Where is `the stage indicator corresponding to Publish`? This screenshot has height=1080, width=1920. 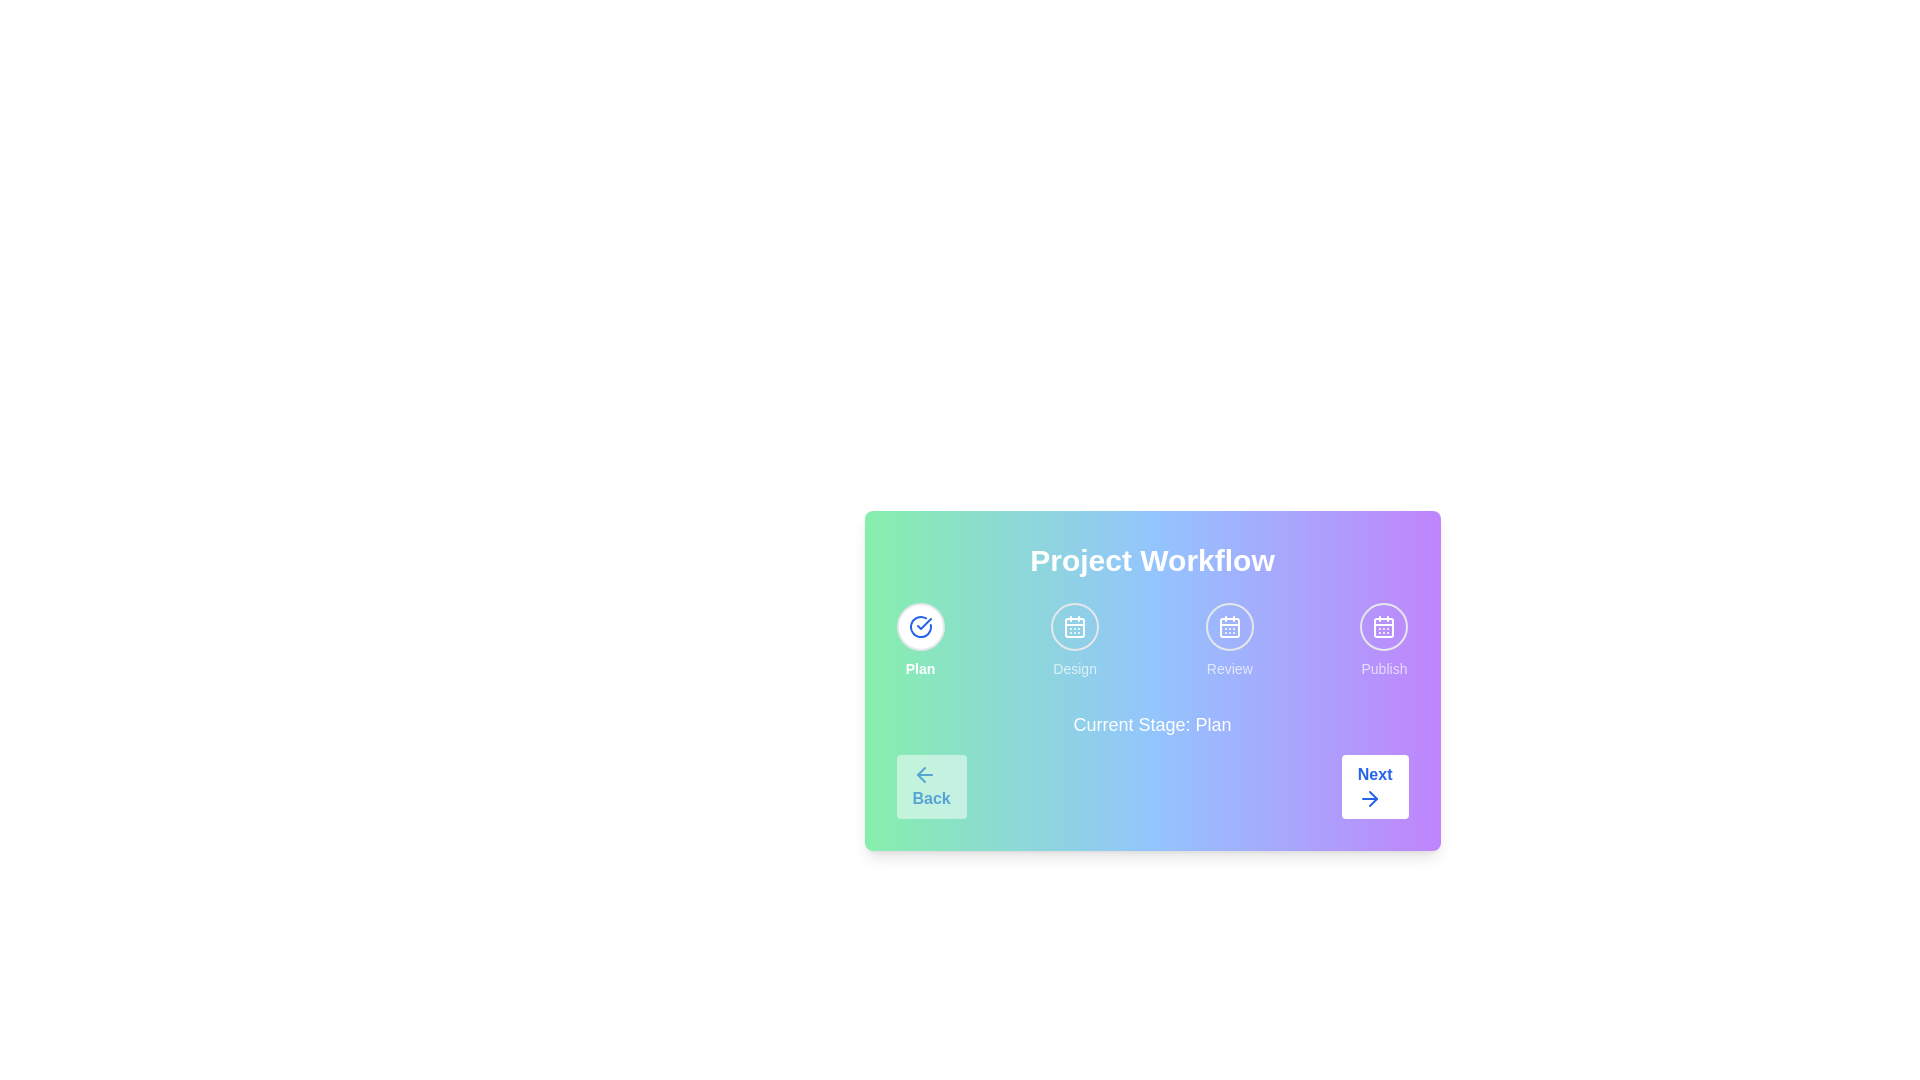
the stage indicator corresponding to Publish is located at coordinates (1383, 626).